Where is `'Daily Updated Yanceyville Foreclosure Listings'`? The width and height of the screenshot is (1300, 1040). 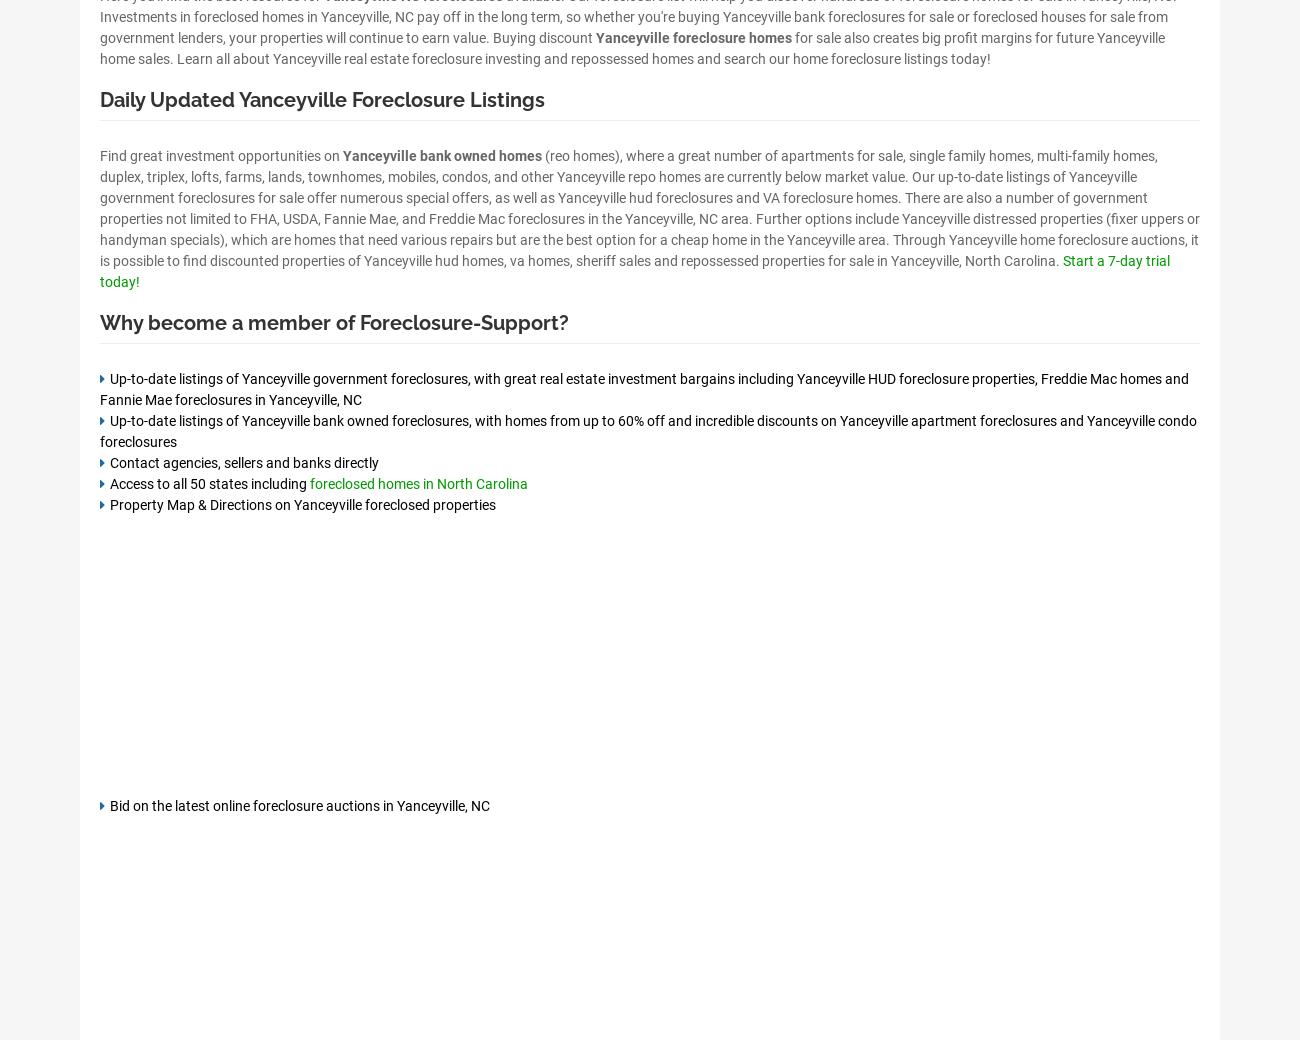 'Daily Updated Yanceyville Foreclosure Listings' is located at coordinates (322, 98).